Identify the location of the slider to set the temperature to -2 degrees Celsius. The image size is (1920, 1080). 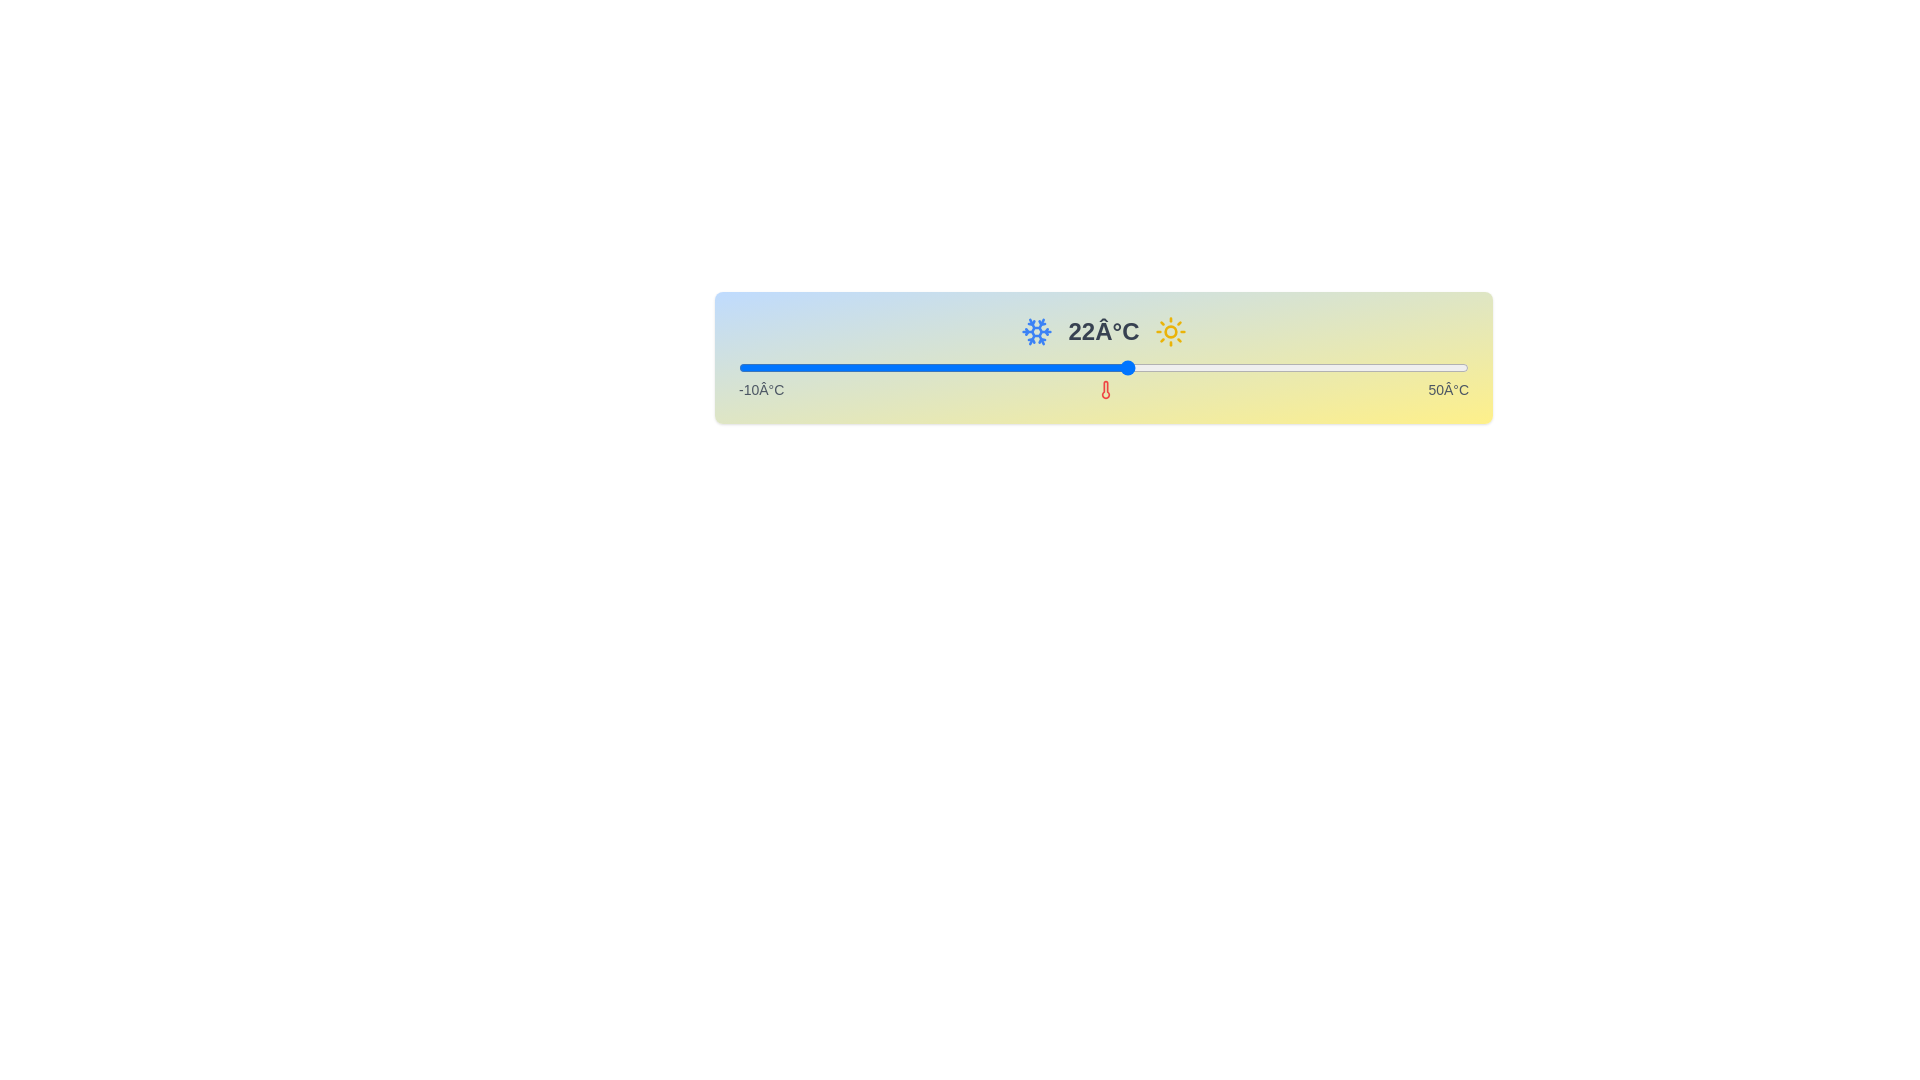
(836, 367).